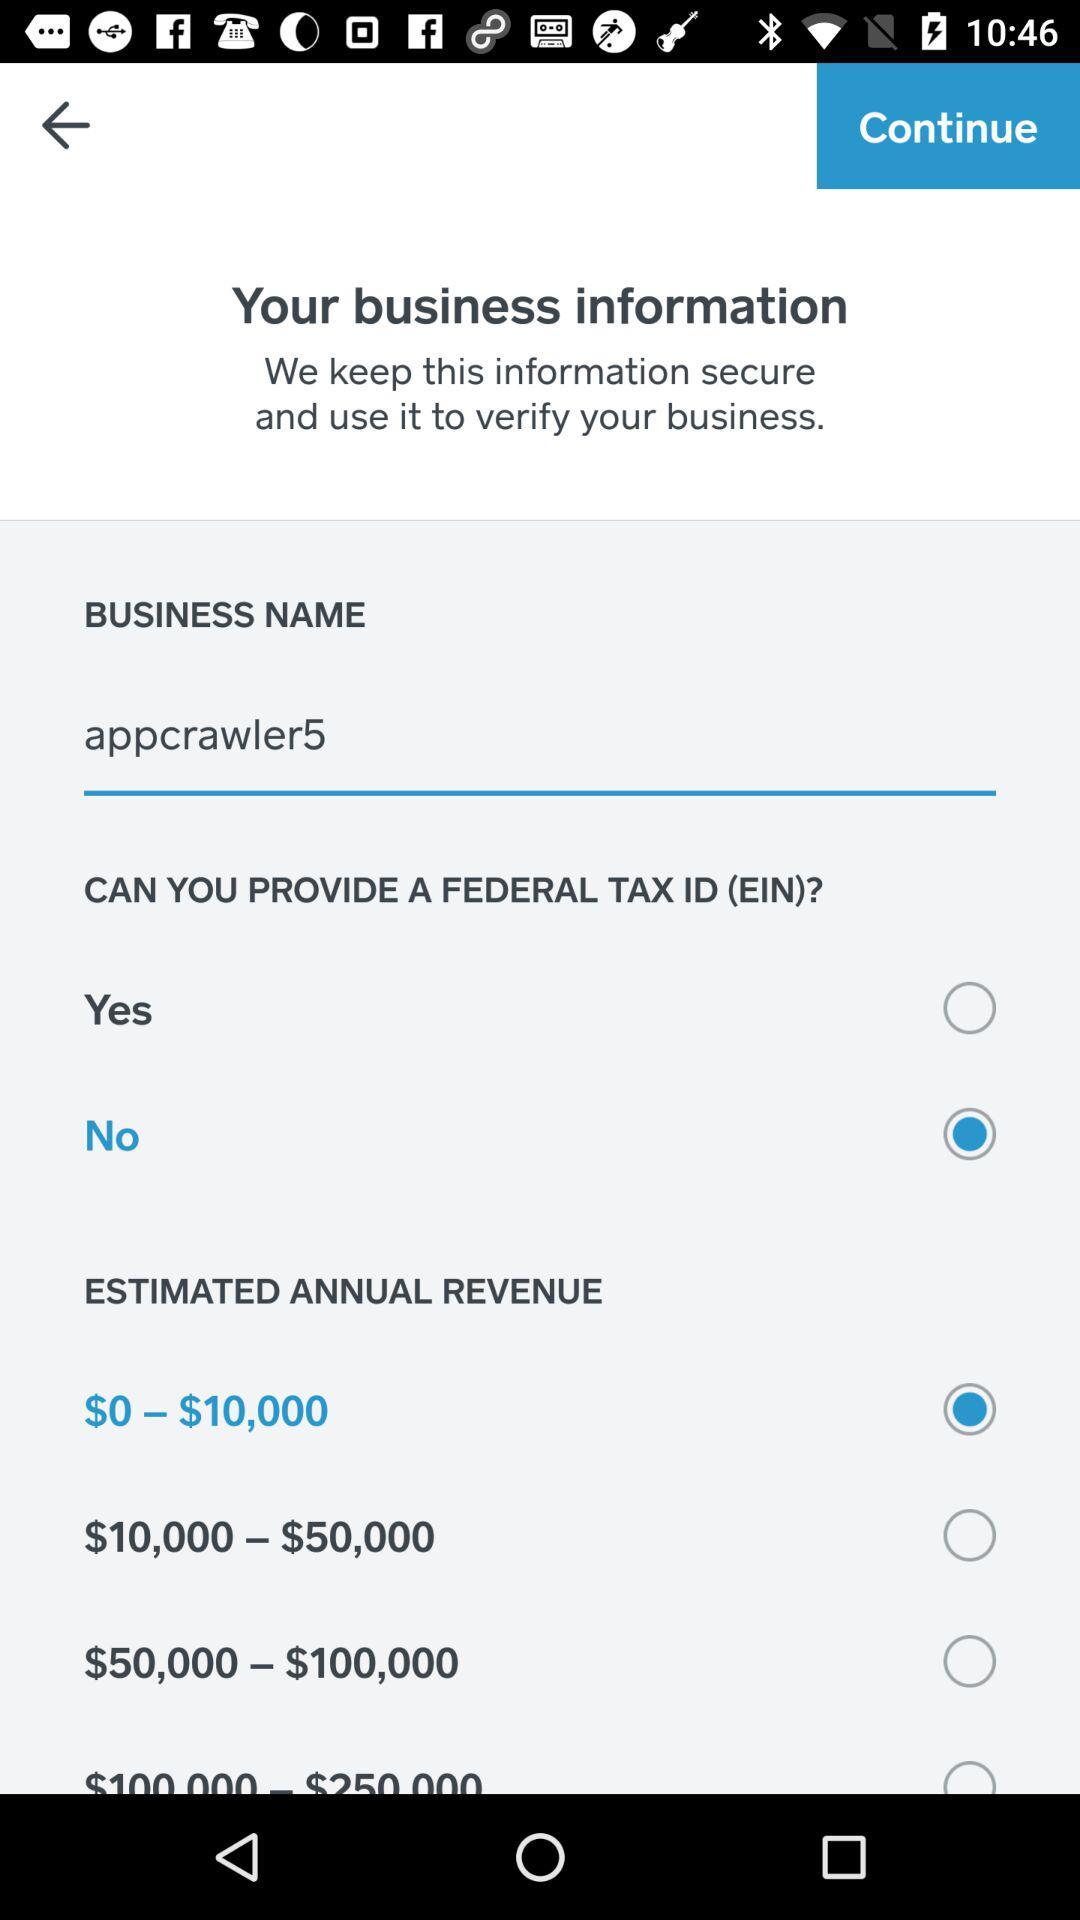 The image size is (1080, 1920). What do you see at coordinates (540, 1133) in the screenshot?
I see `icon above estimated annual revenue` at bounding box center [540, 1133].